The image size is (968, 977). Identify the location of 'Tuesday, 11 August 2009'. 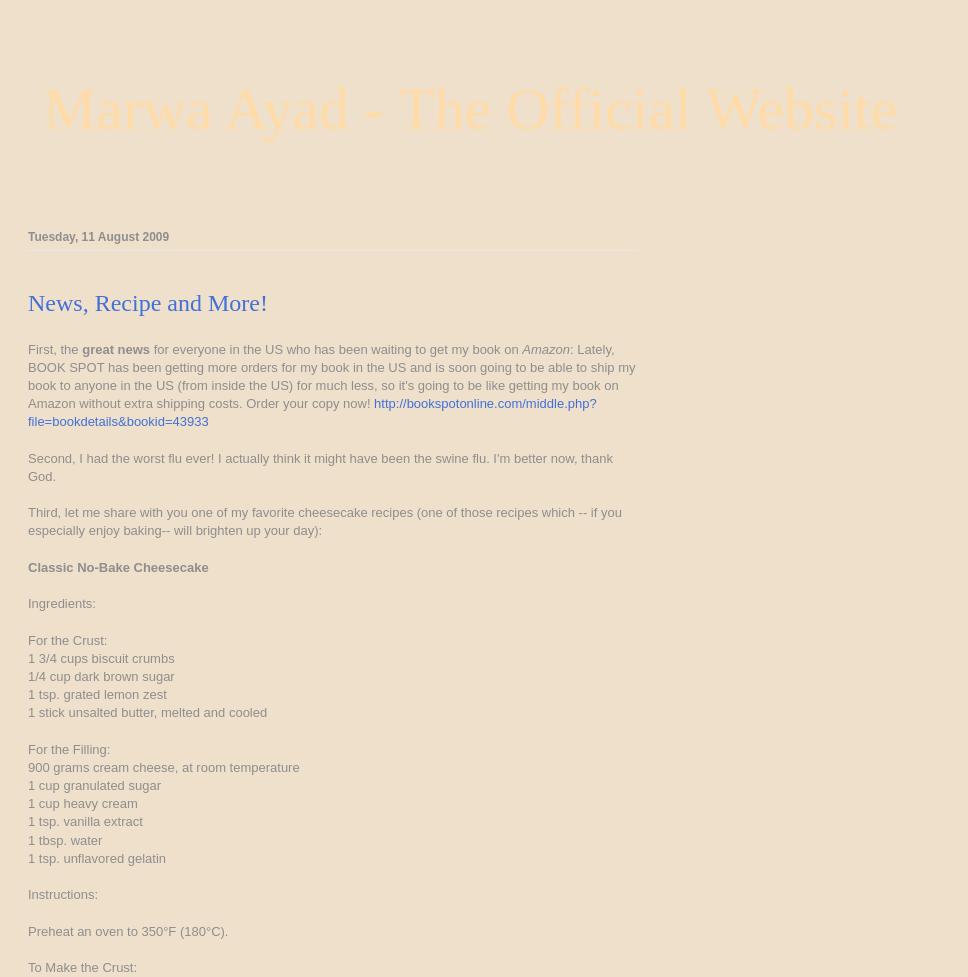
(98, 235).